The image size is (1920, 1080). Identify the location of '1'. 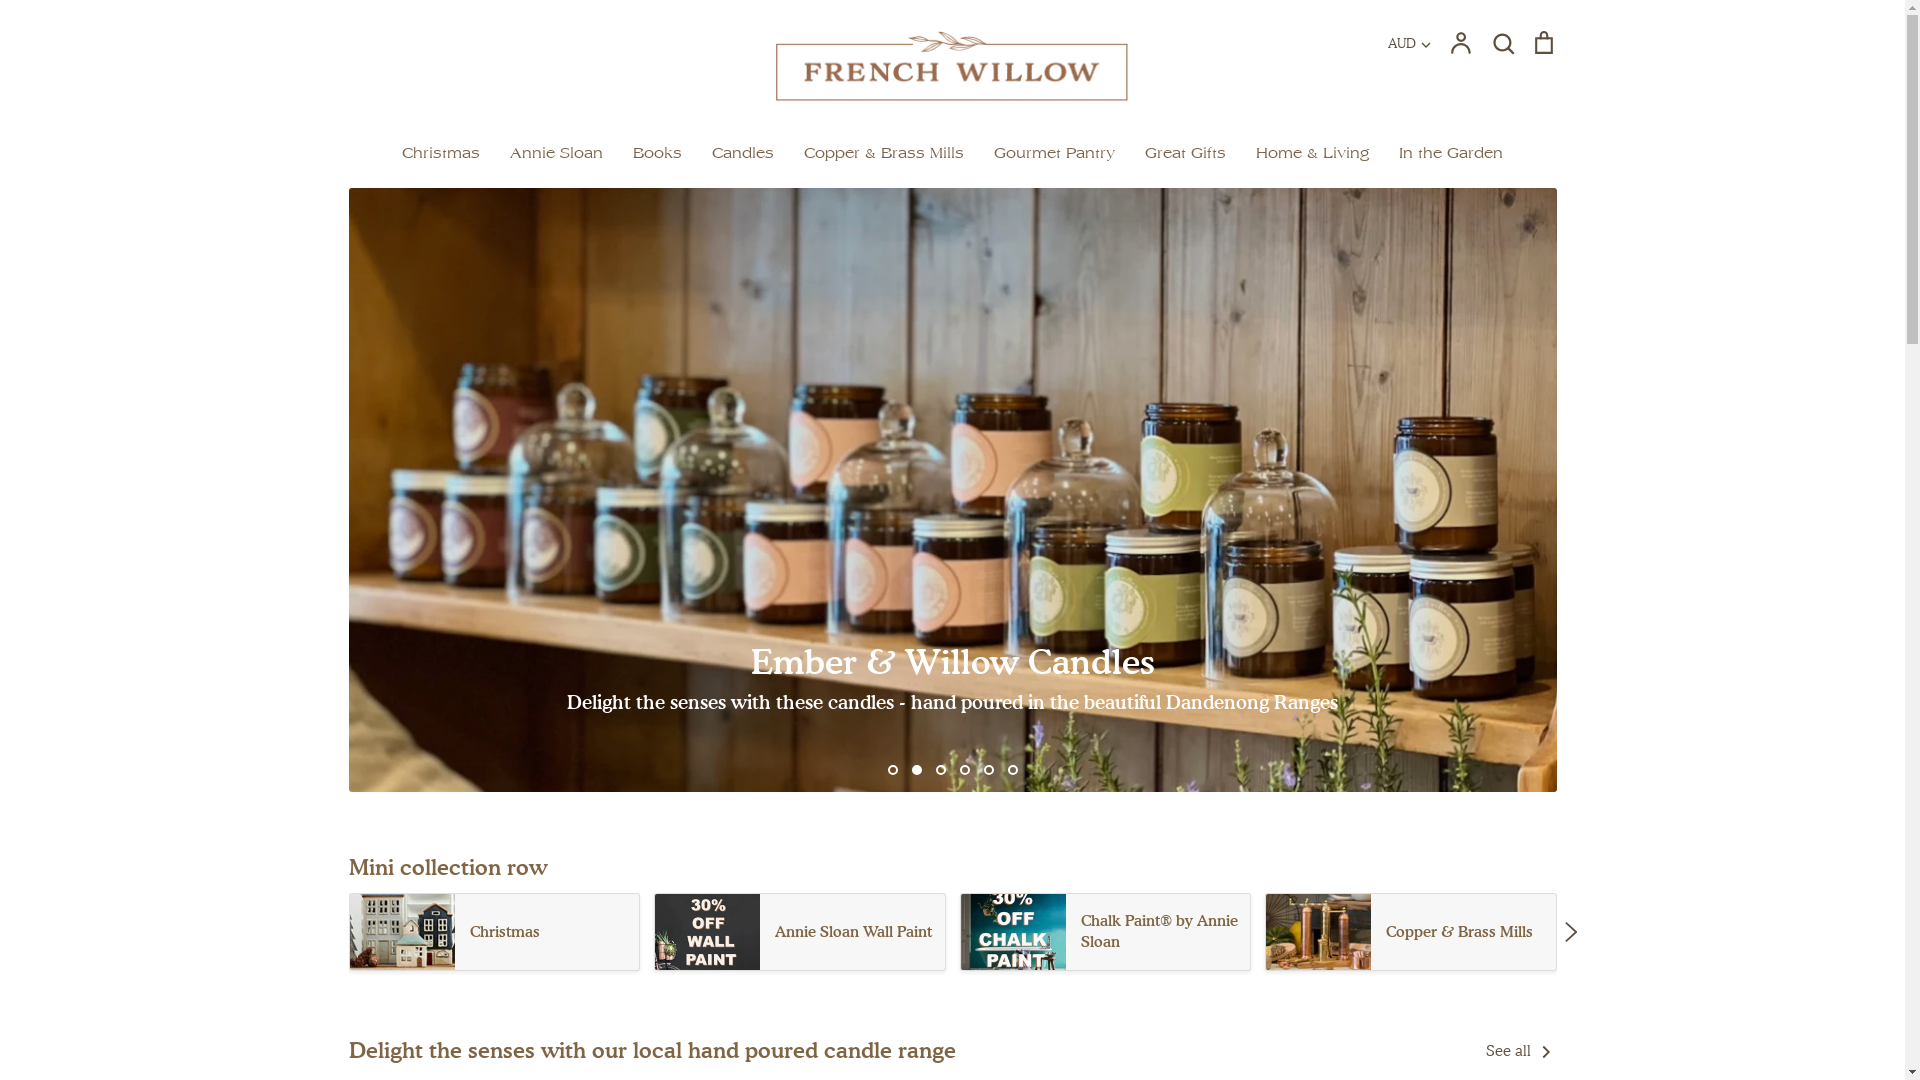
(887, 769).